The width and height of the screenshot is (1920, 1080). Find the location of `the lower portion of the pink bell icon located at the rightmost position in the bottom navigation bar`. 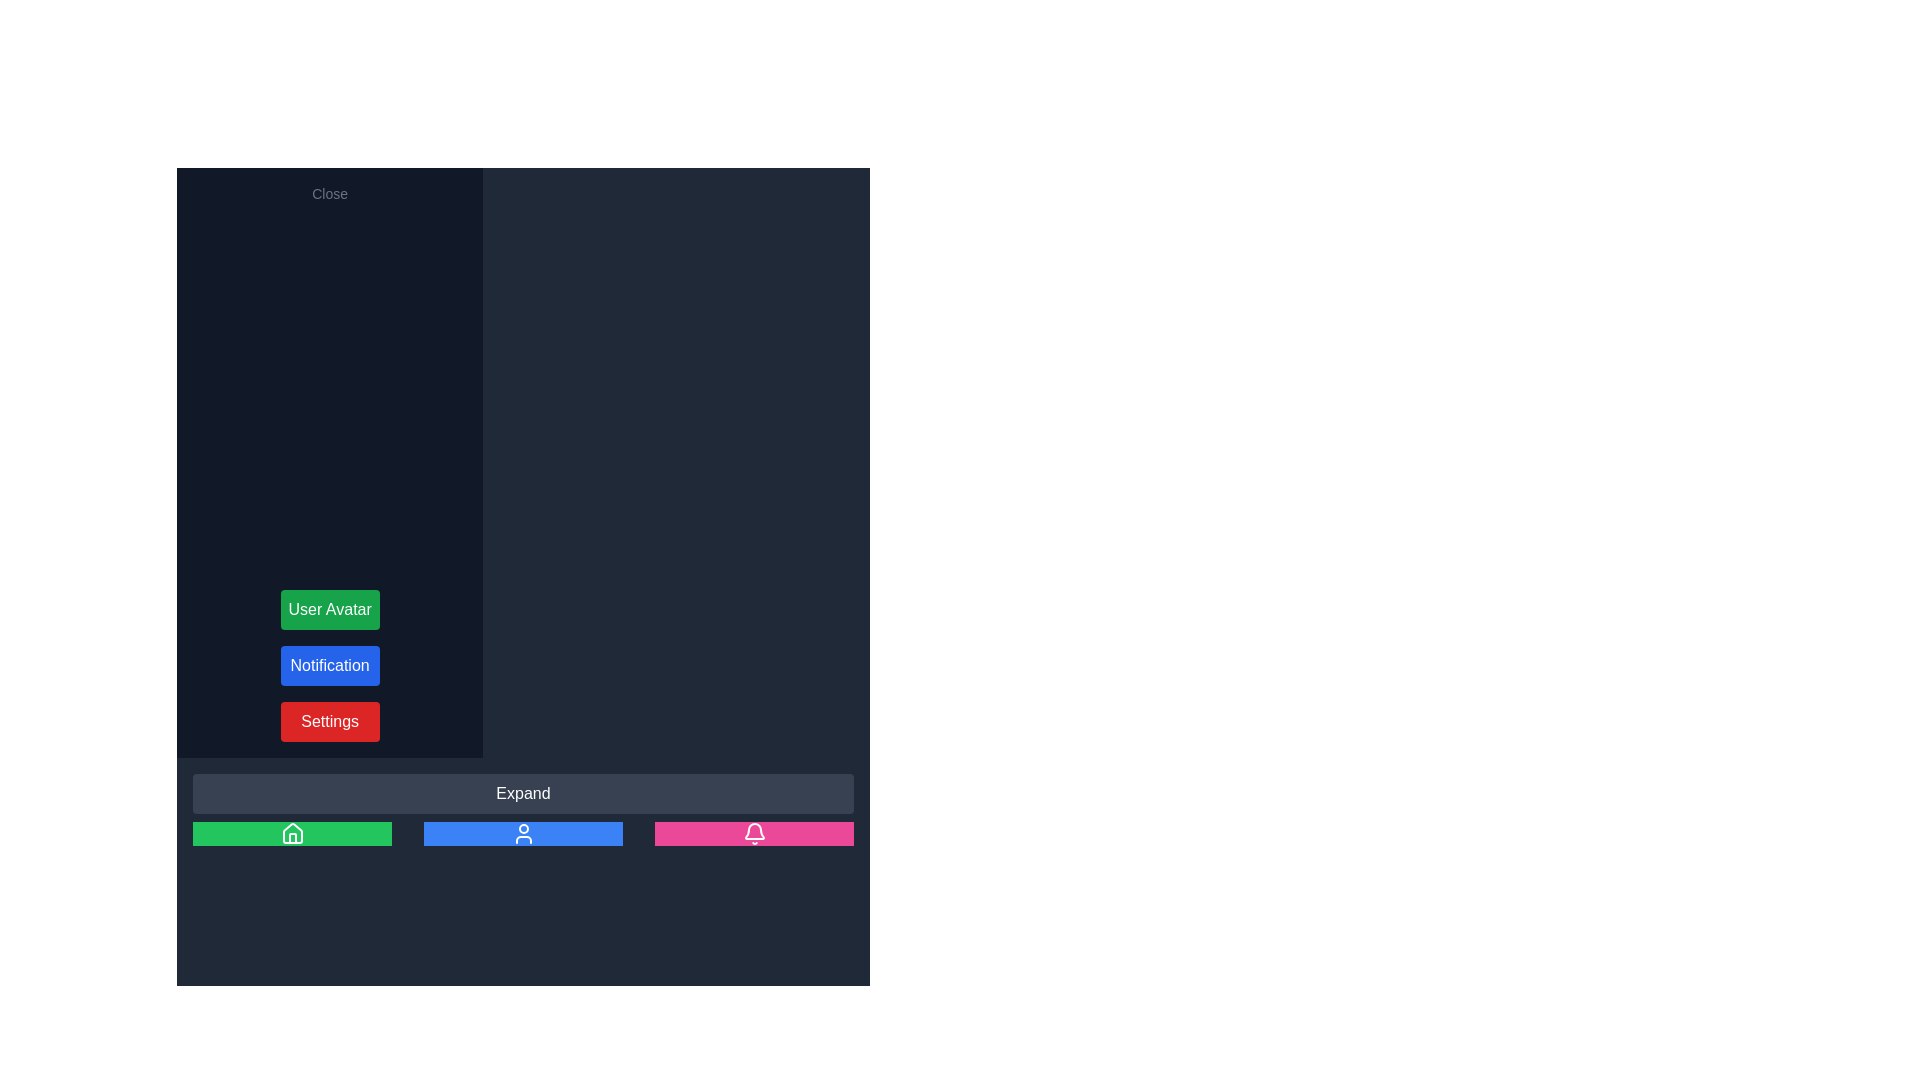

the lower portion of the pink bell icon located at the rightmost position in the bottom navigation bar is located at coordinates (753, 831).